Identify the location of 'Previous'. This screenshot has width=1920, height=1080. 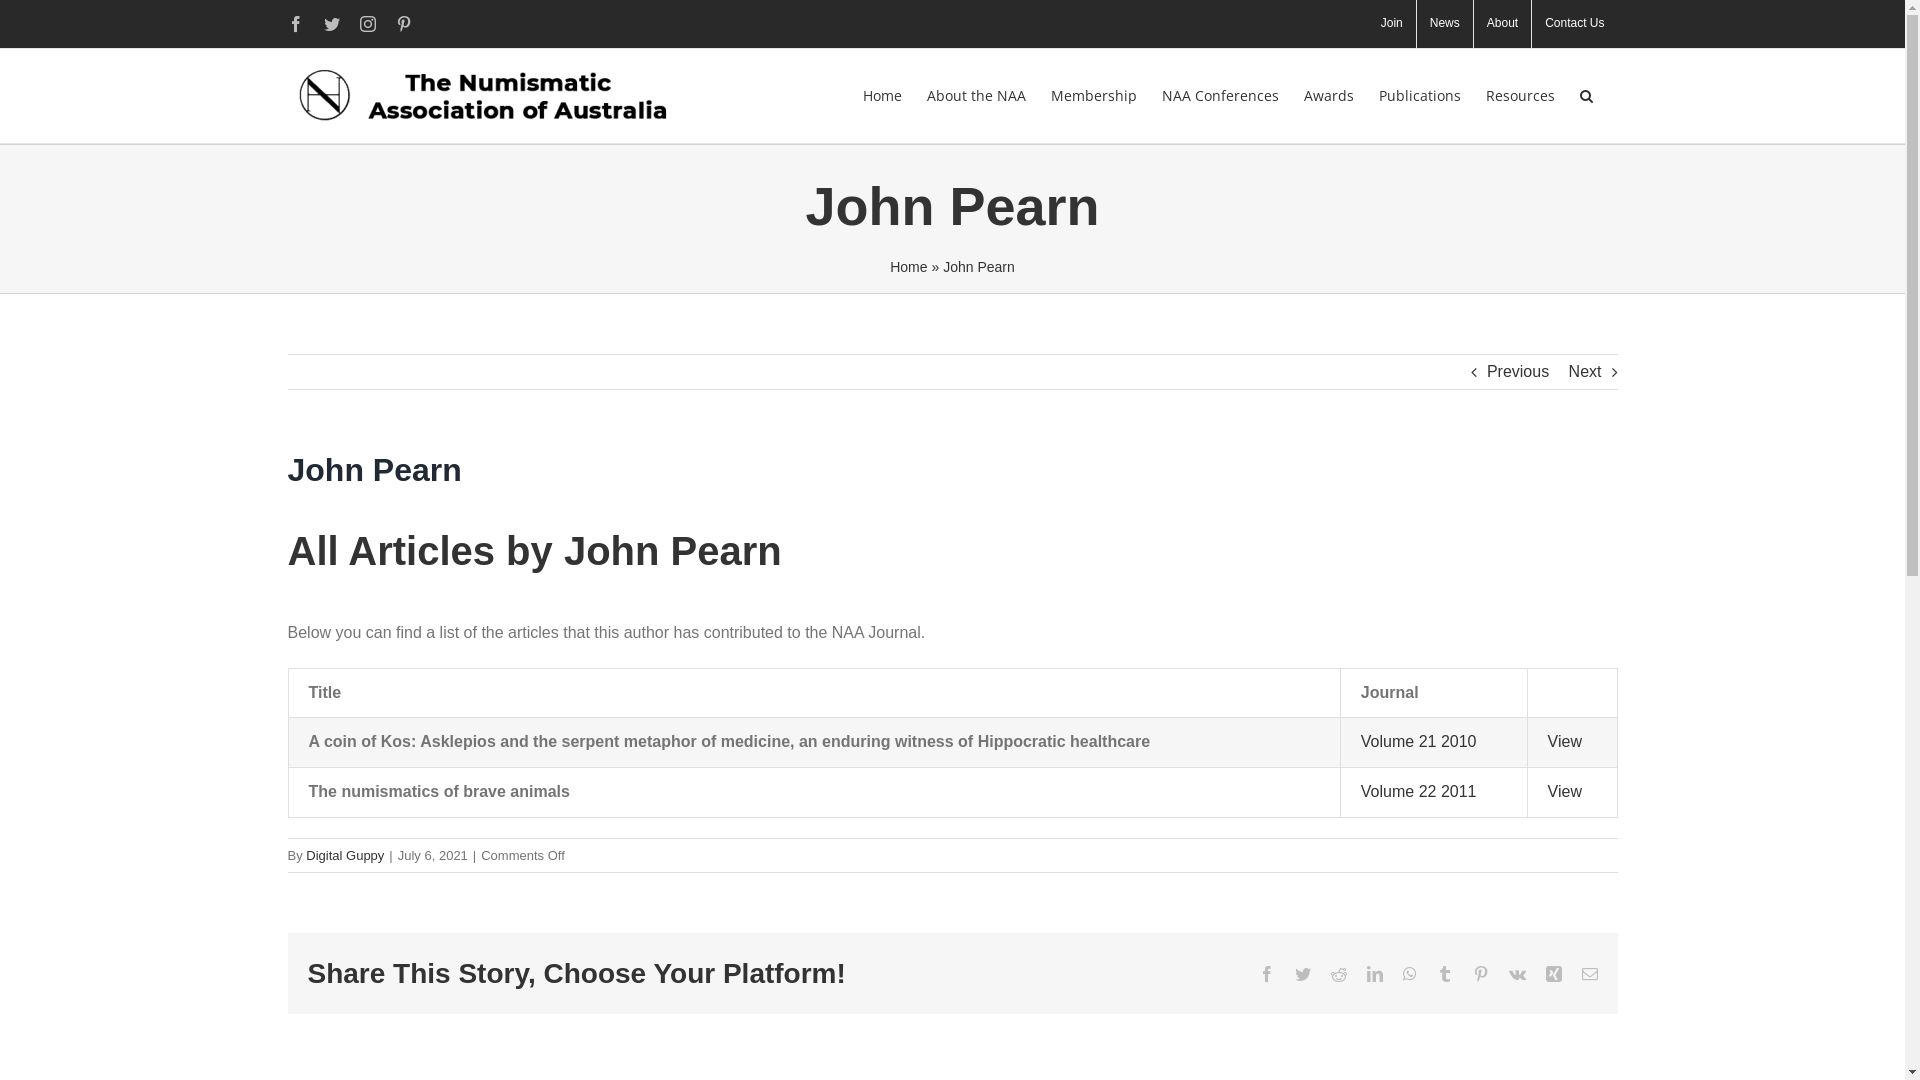
(1517, 371).